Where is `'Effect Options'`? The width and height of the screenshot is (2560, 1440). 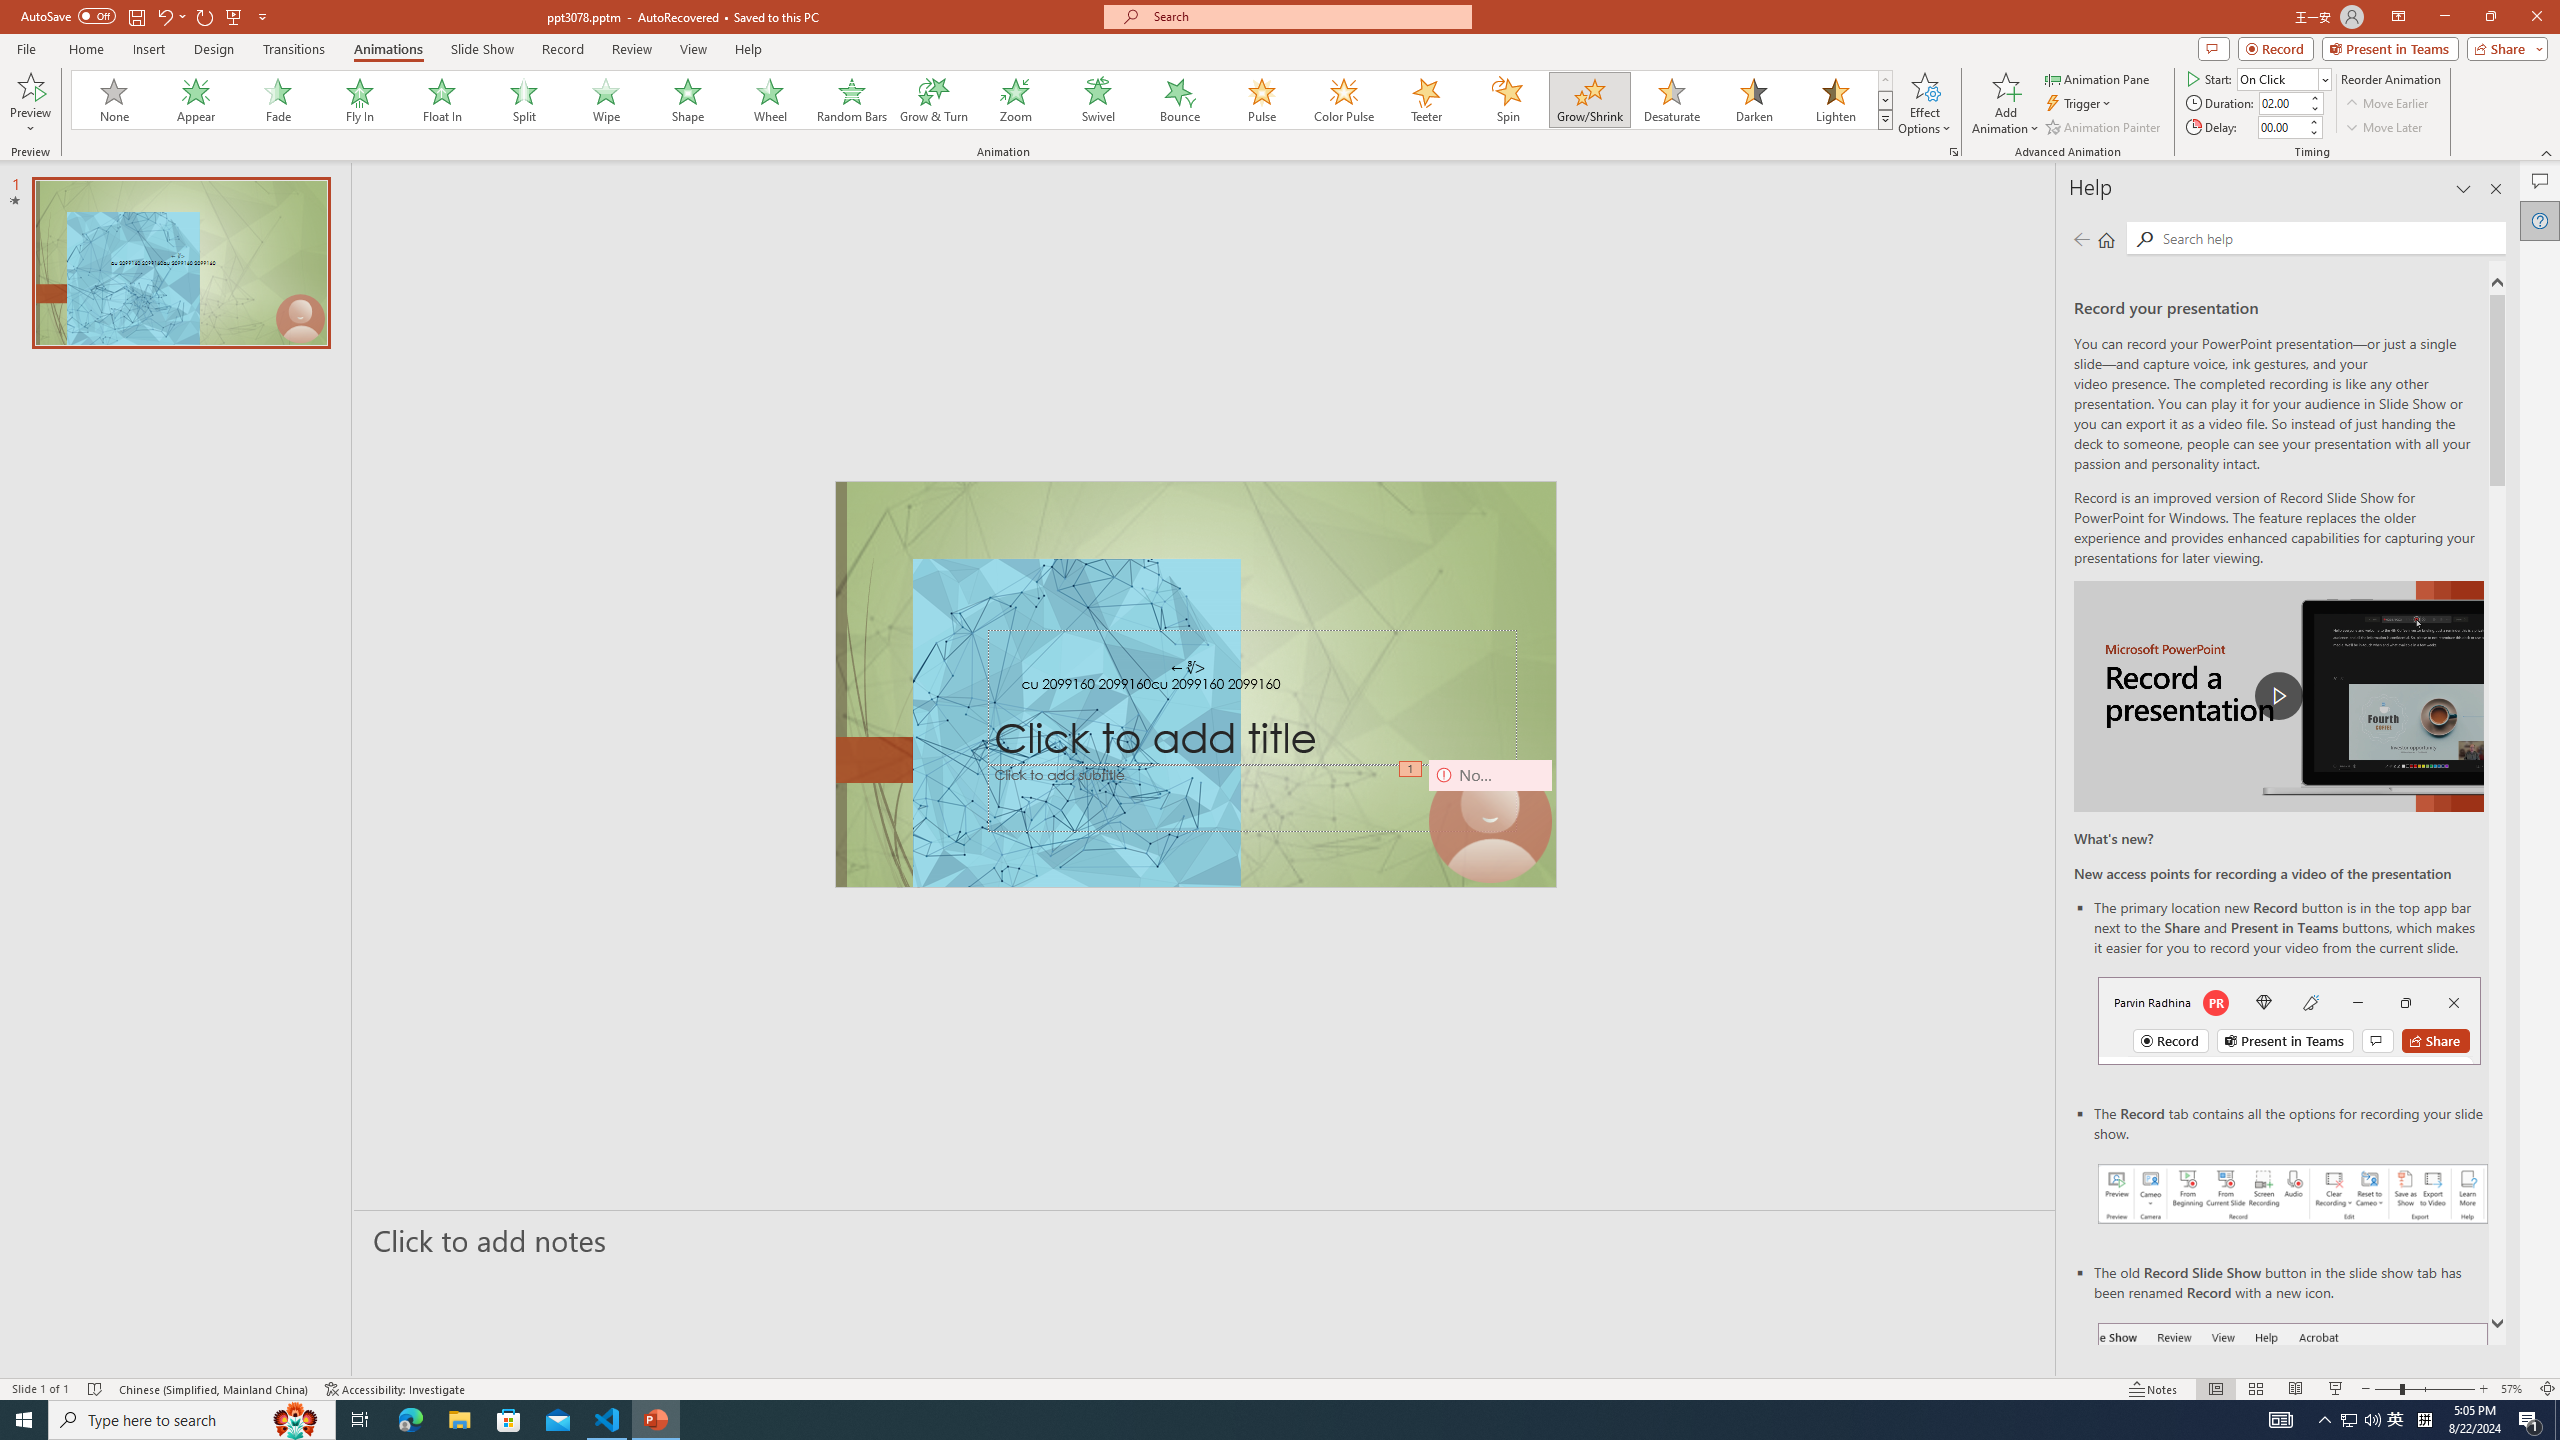 'Effect Options' is located at coordinates (1924, 103).